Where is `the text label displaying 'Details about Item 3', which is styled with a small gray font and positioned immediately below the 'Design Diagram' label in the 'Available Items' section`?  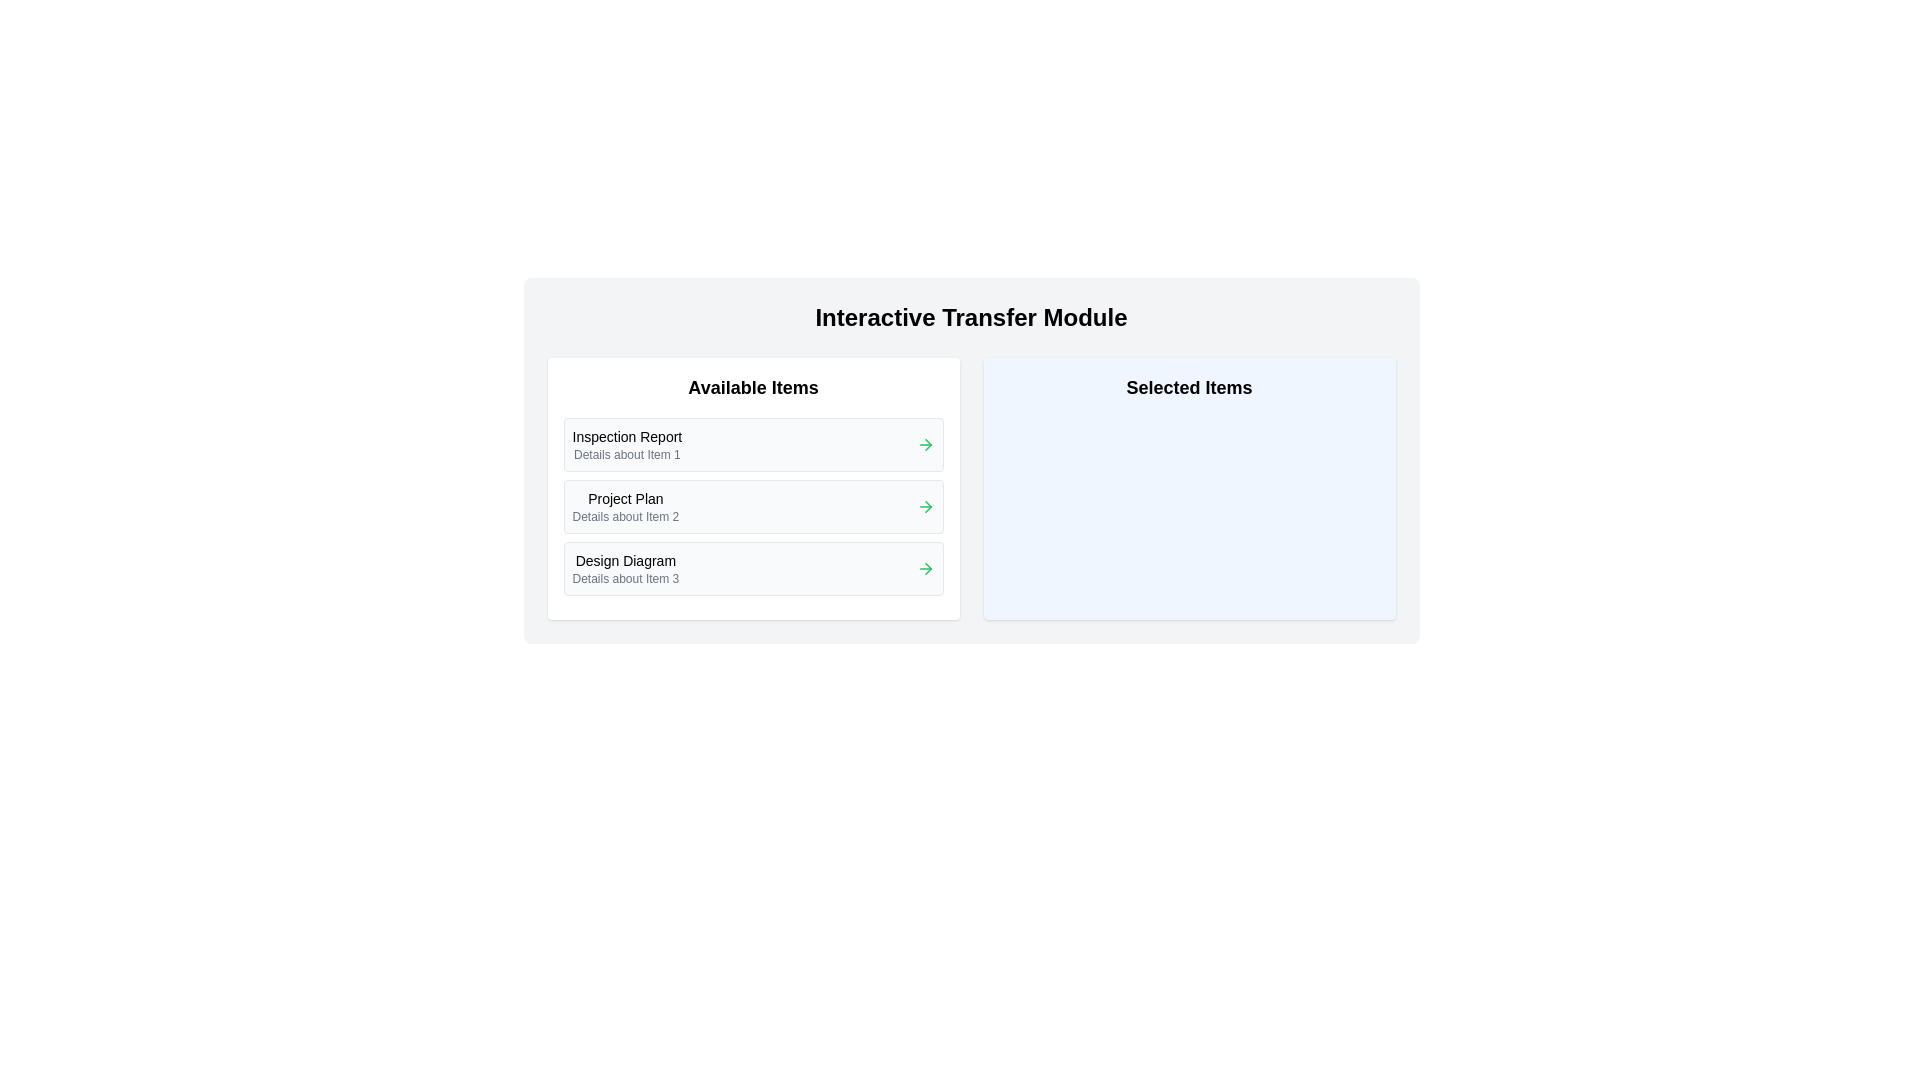 the text label displaying 'Details about Item 3', which is styled with a small gray font and positioned immediately below the 'Design Diagram' label in the 'Available Items' section is located at coordinates (624, 578).